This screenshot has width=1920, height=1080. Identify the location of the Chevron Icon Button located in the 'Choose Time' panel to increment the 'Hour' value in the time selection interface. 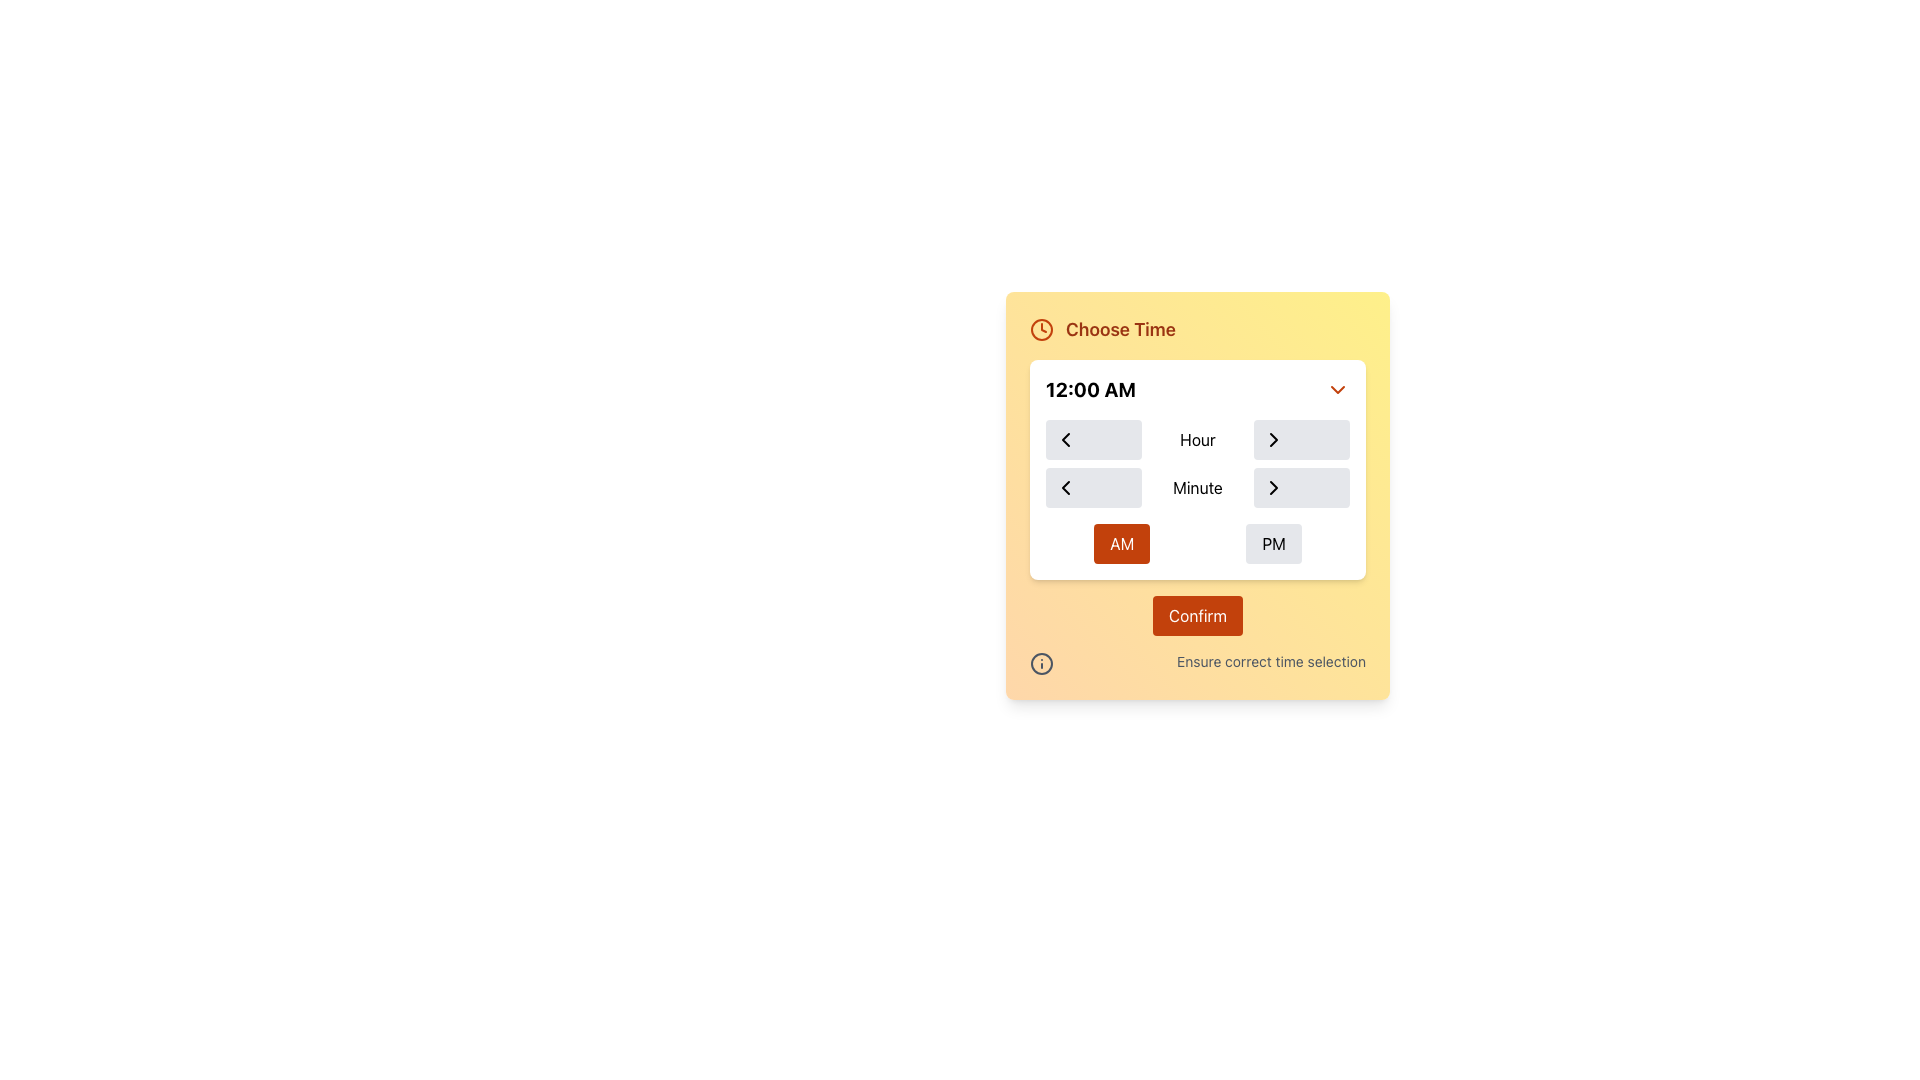
(1272, 438).